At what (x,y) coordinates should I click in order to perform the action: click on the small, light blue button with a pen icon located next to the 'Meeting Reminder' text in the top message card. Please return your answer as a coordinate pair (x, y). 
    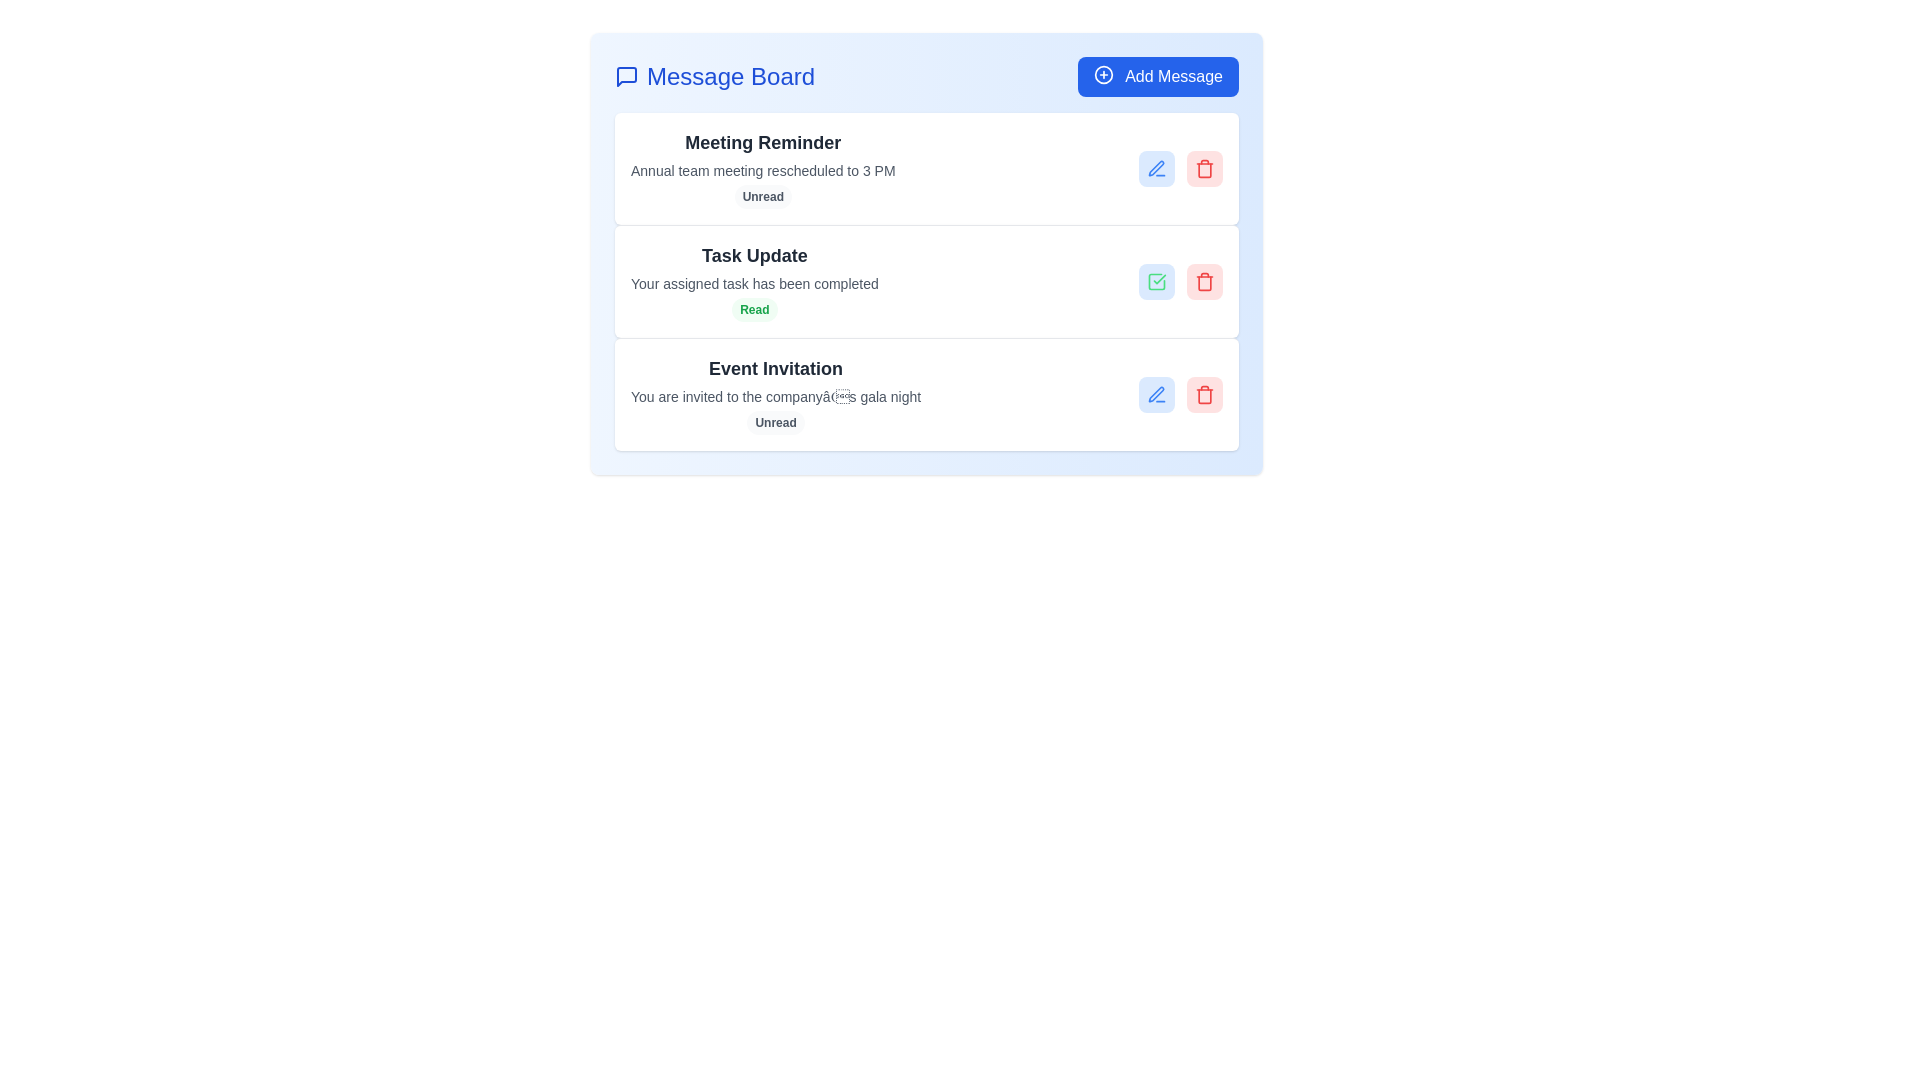
    Looking at the image, I should click on (1156, 168).